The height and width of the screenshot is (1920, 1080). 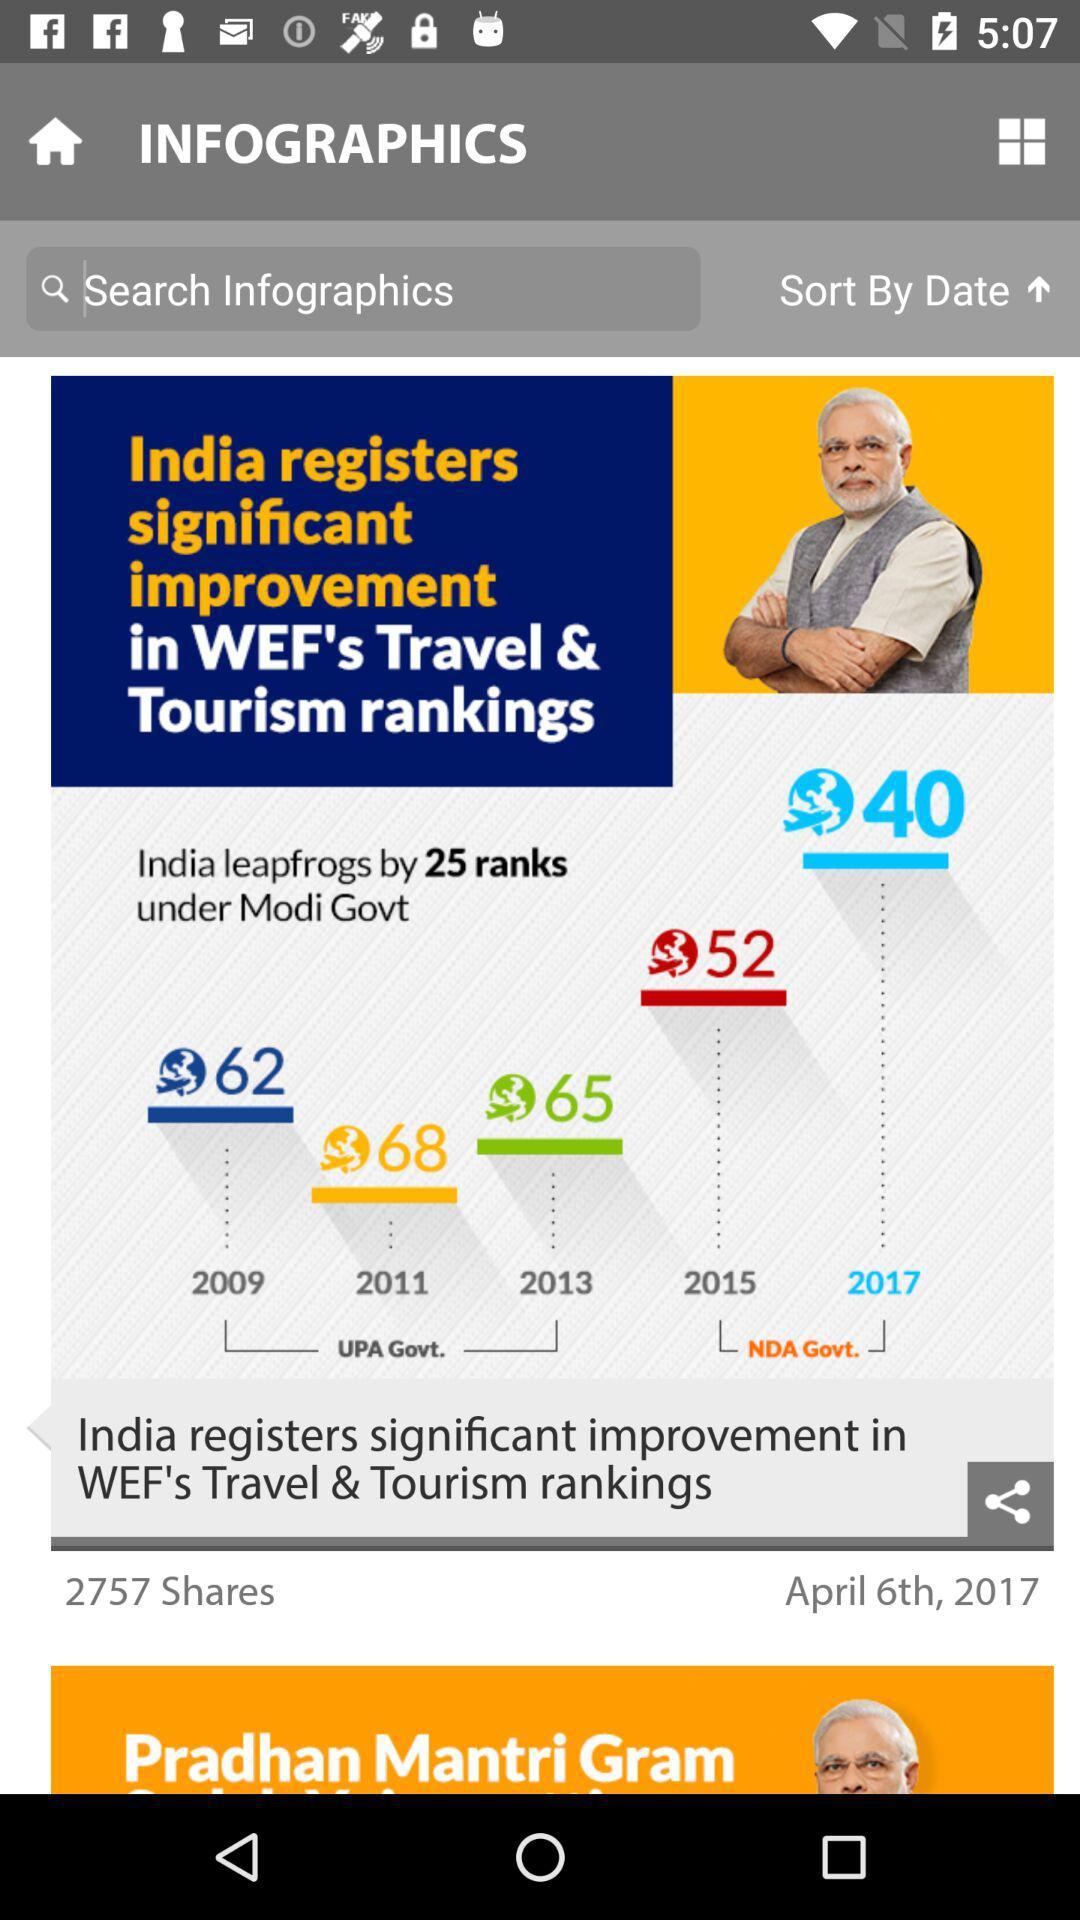 I want to click on item to the left of the april 6th, 2017, so click(x=168, y=1588).